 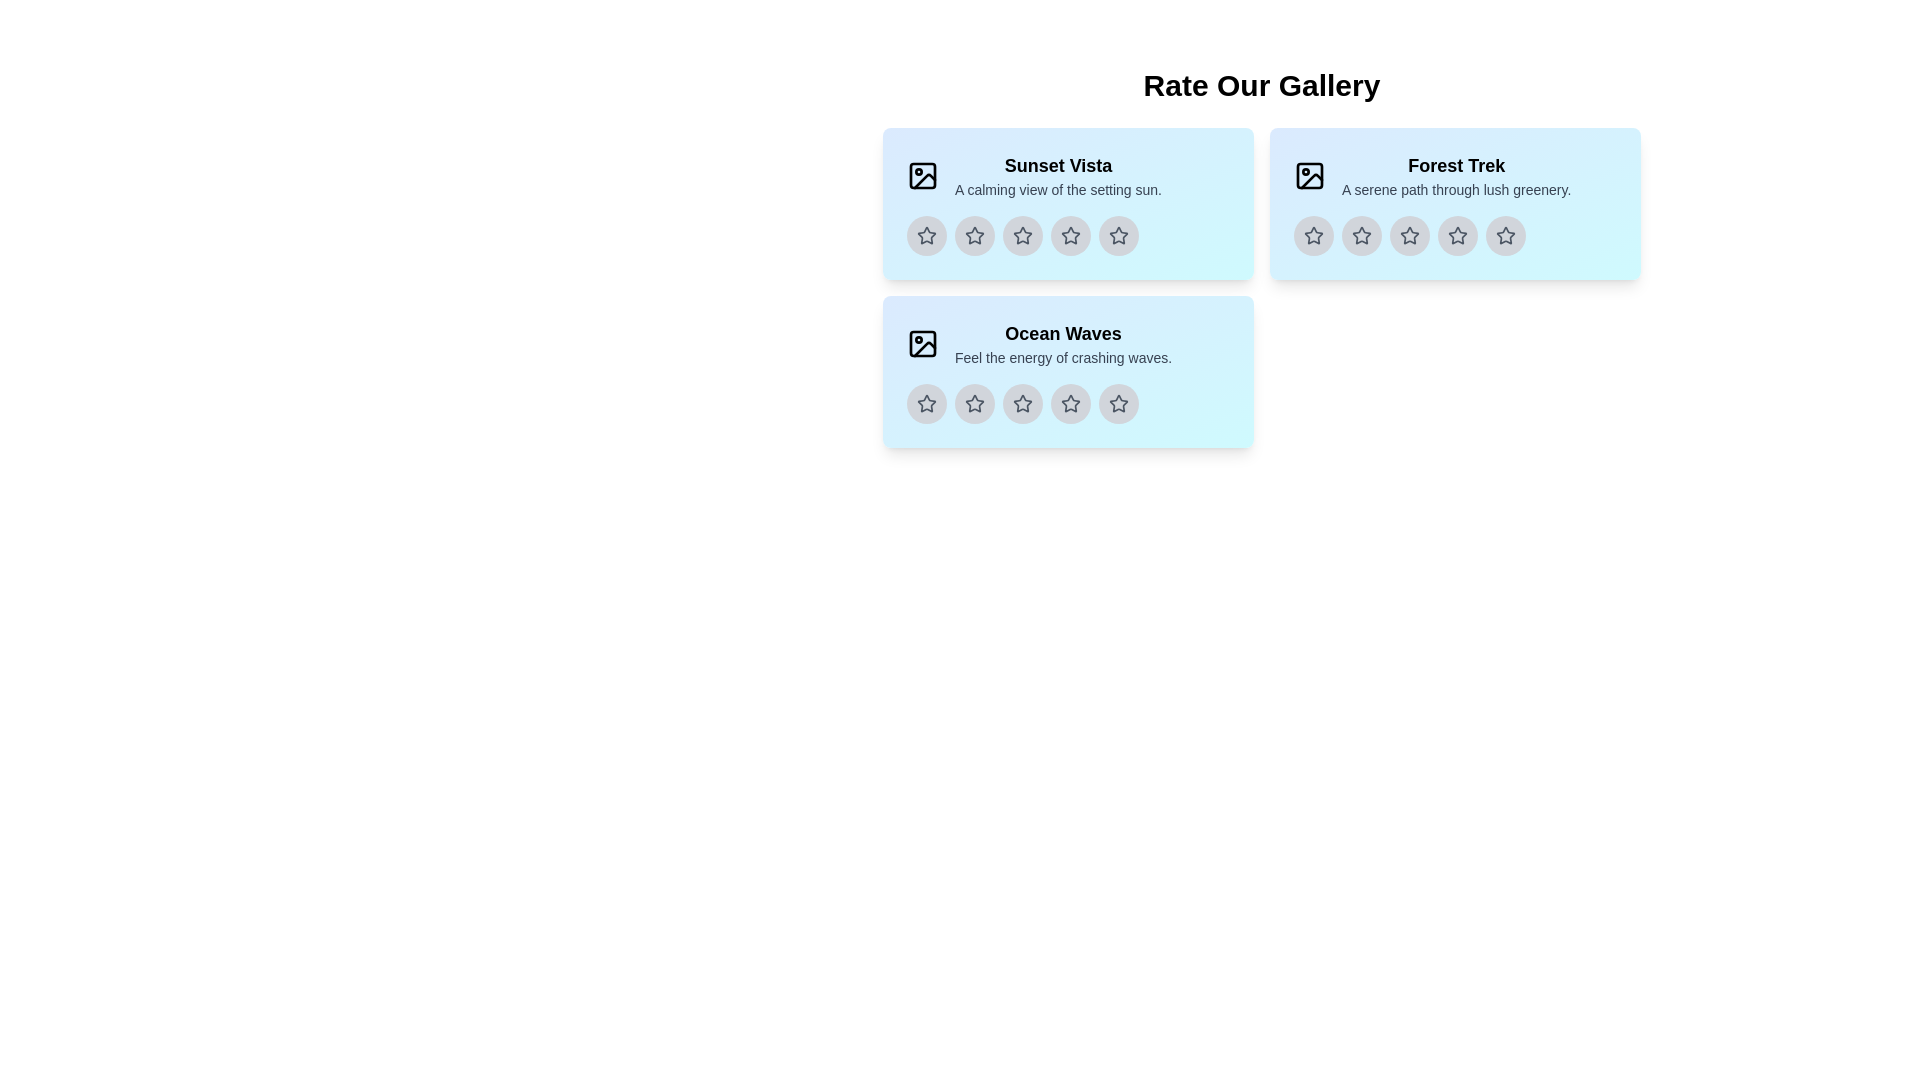 I want to click on the first star-shaped rating icon in the top-left rating row under the 'Sunset Vista' title, so click(x=925, y=234).